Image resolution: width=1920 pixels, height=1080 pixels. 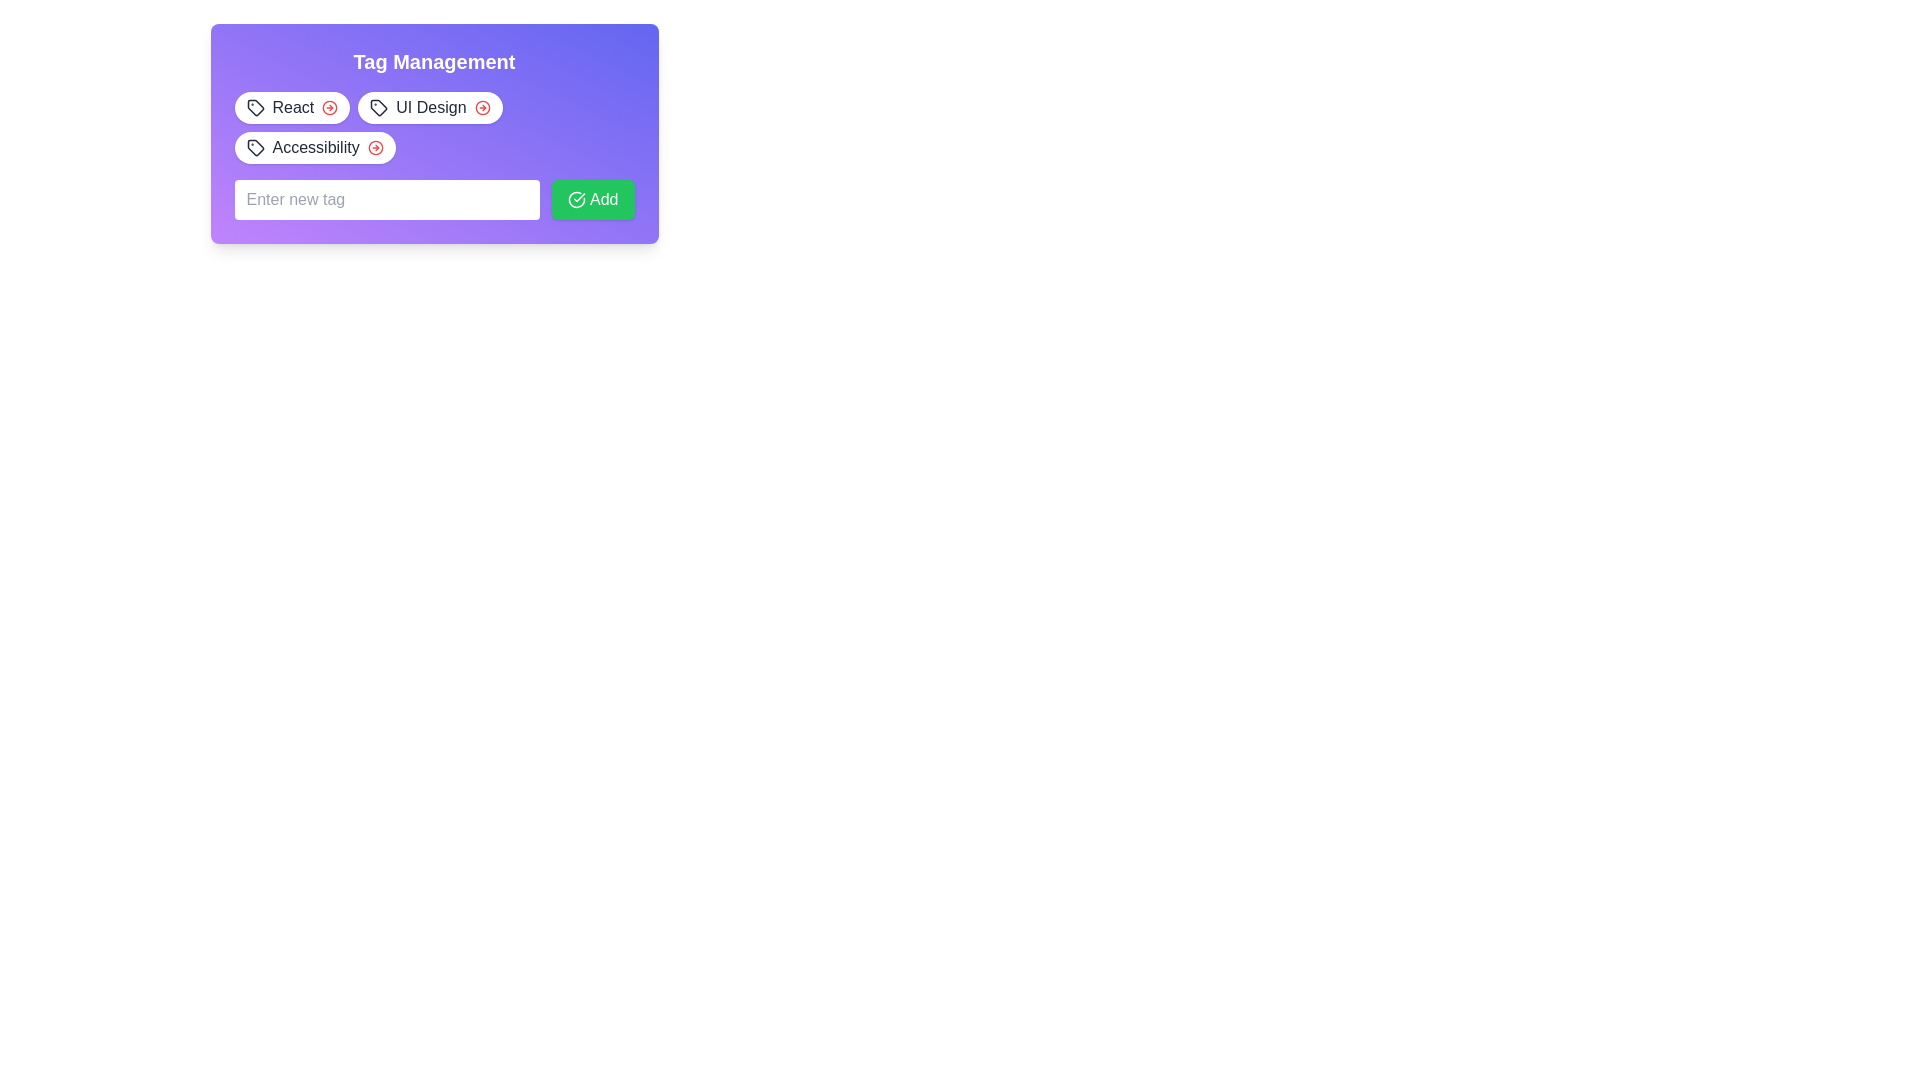 I want to click on the 'React' tag button with a tag icon and a red arrow button on the far right, so click(x=291, y=108).